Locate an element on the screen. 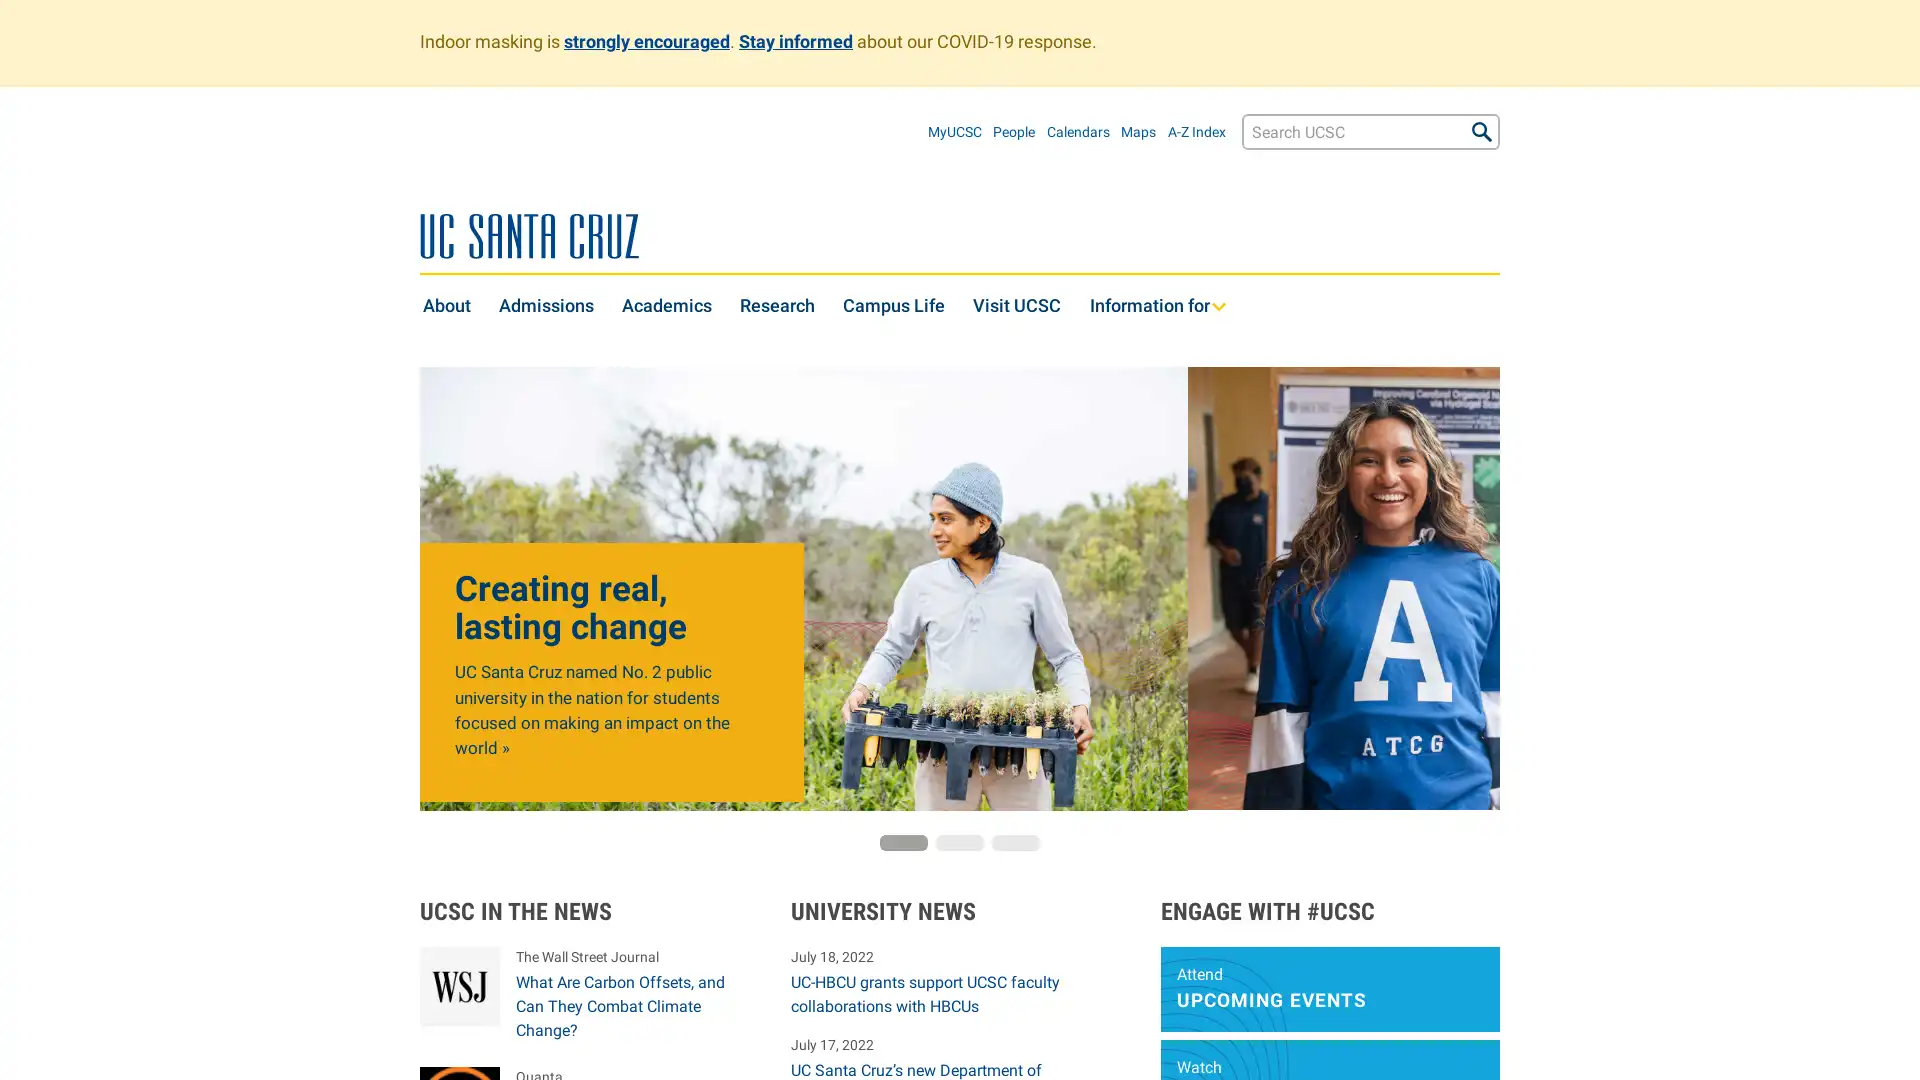 Image resolution: width=1920 pixels, height=1080 pixels. Search is located at coordinates (1482, 131).